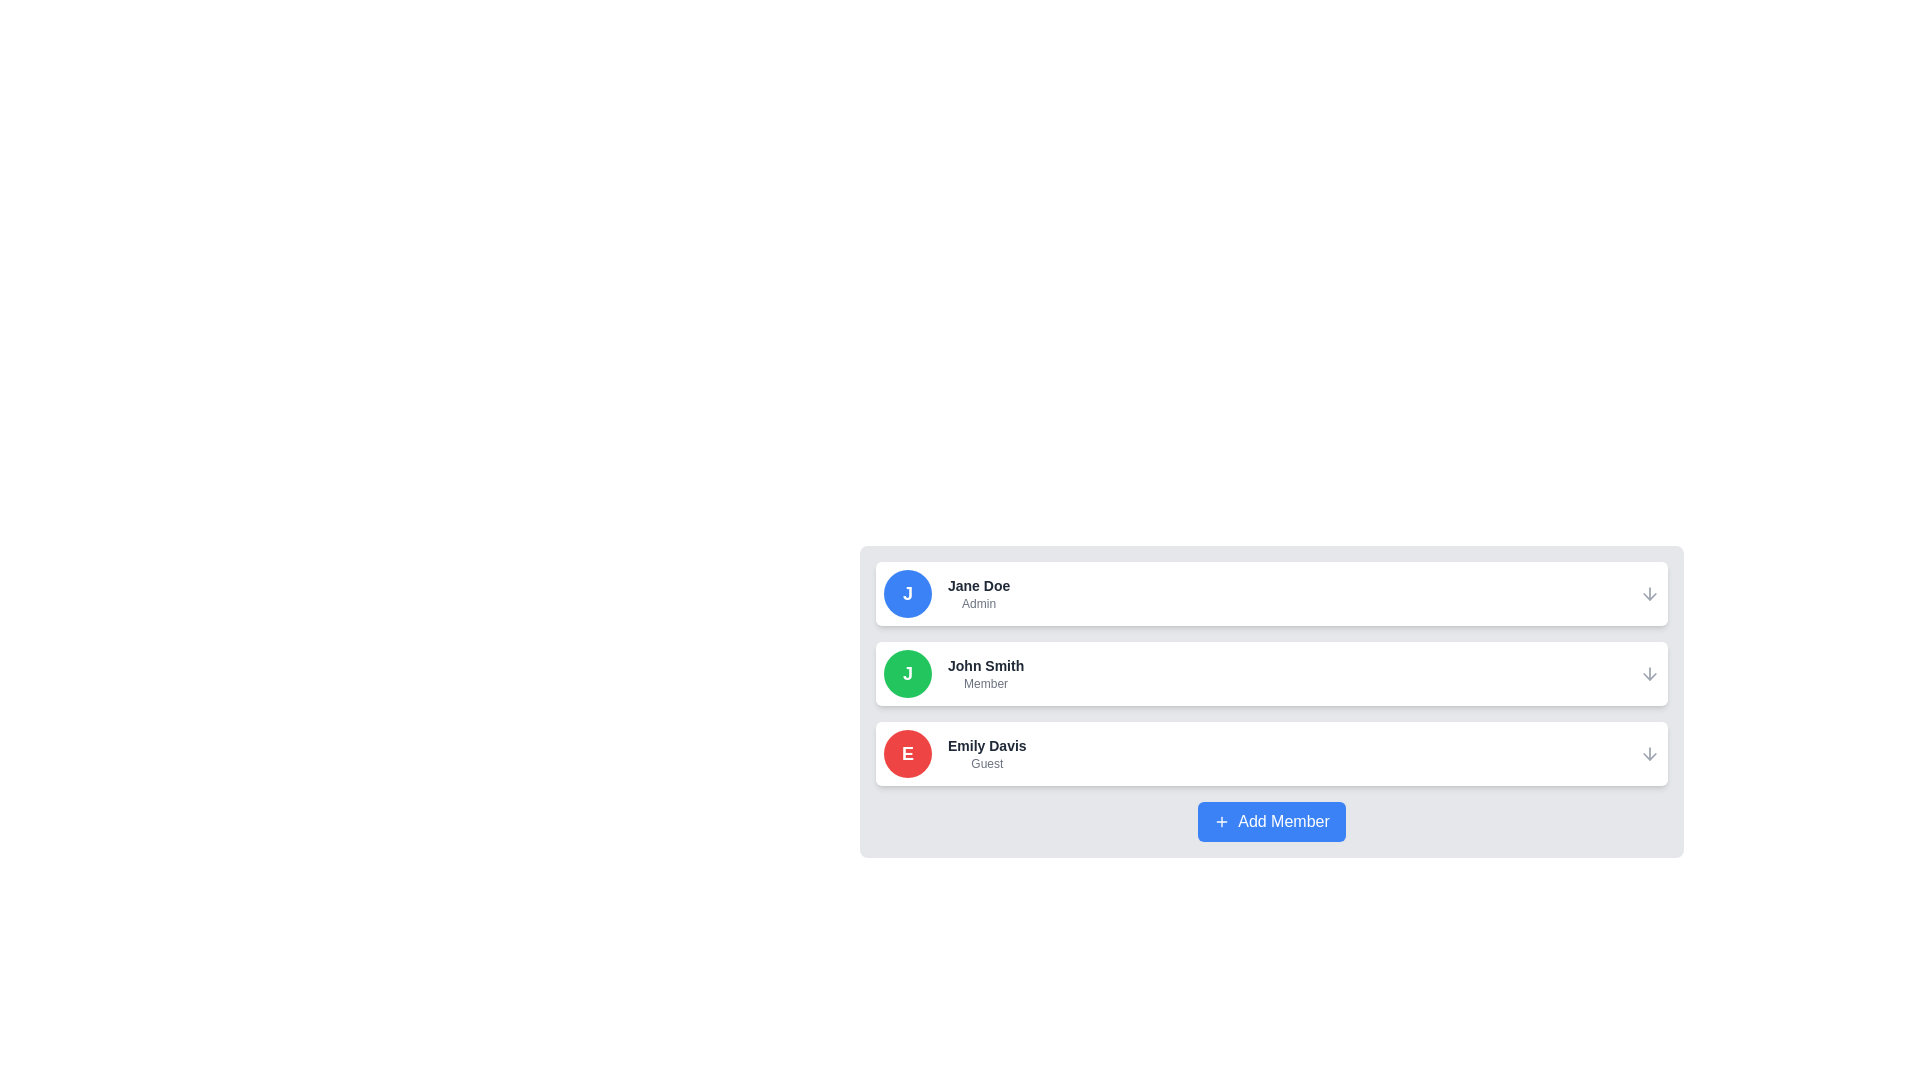 This screenshot has width=1920, height=1080. Describe the element at coordinates (986, 674) in the screenshot. I see `text displayed in the text block containing 'John Smith' and 'Member', which is located in the second row of a vertical list next to a green circular icon with the letter 'J'` at that location.